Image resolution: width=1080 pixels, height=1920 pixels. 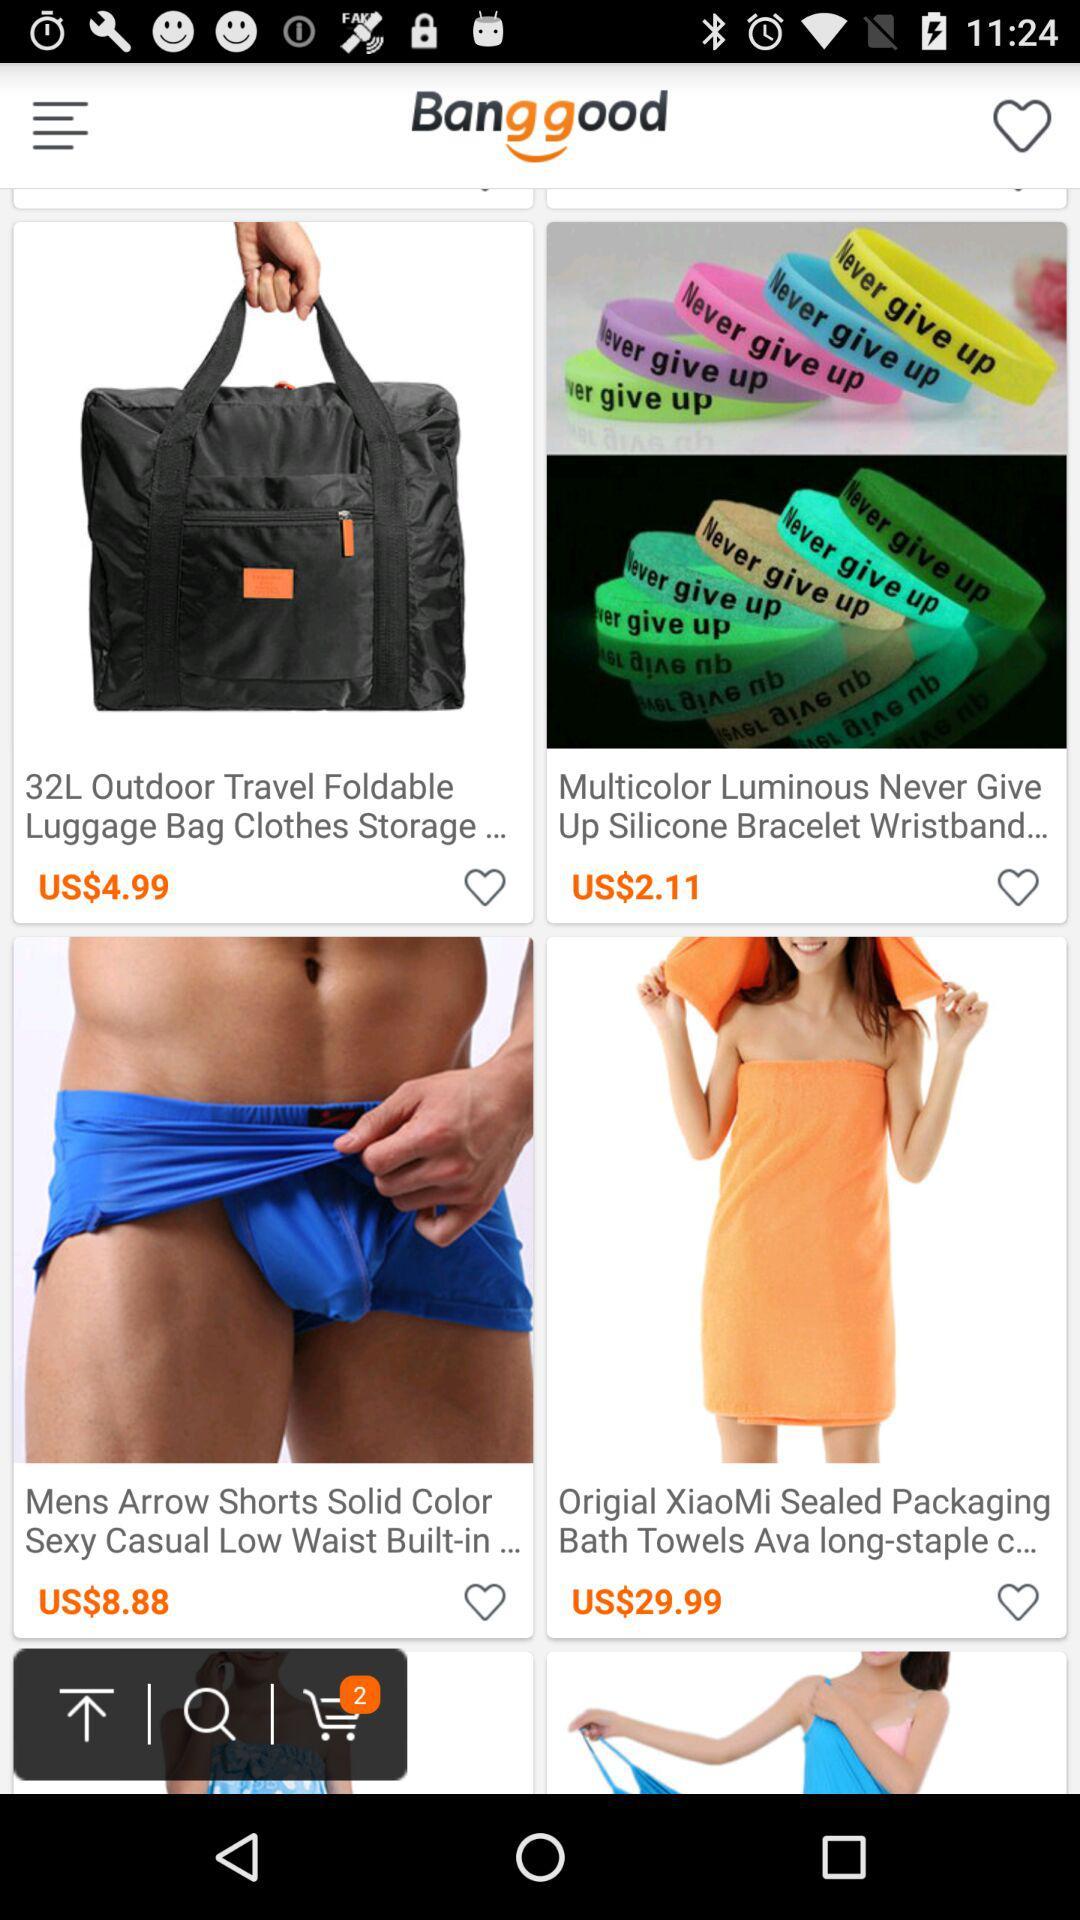 What do you see at coordinates (1018, 1600) in the screenshot?
I see `this product` at bounding box center [1018, 1600].